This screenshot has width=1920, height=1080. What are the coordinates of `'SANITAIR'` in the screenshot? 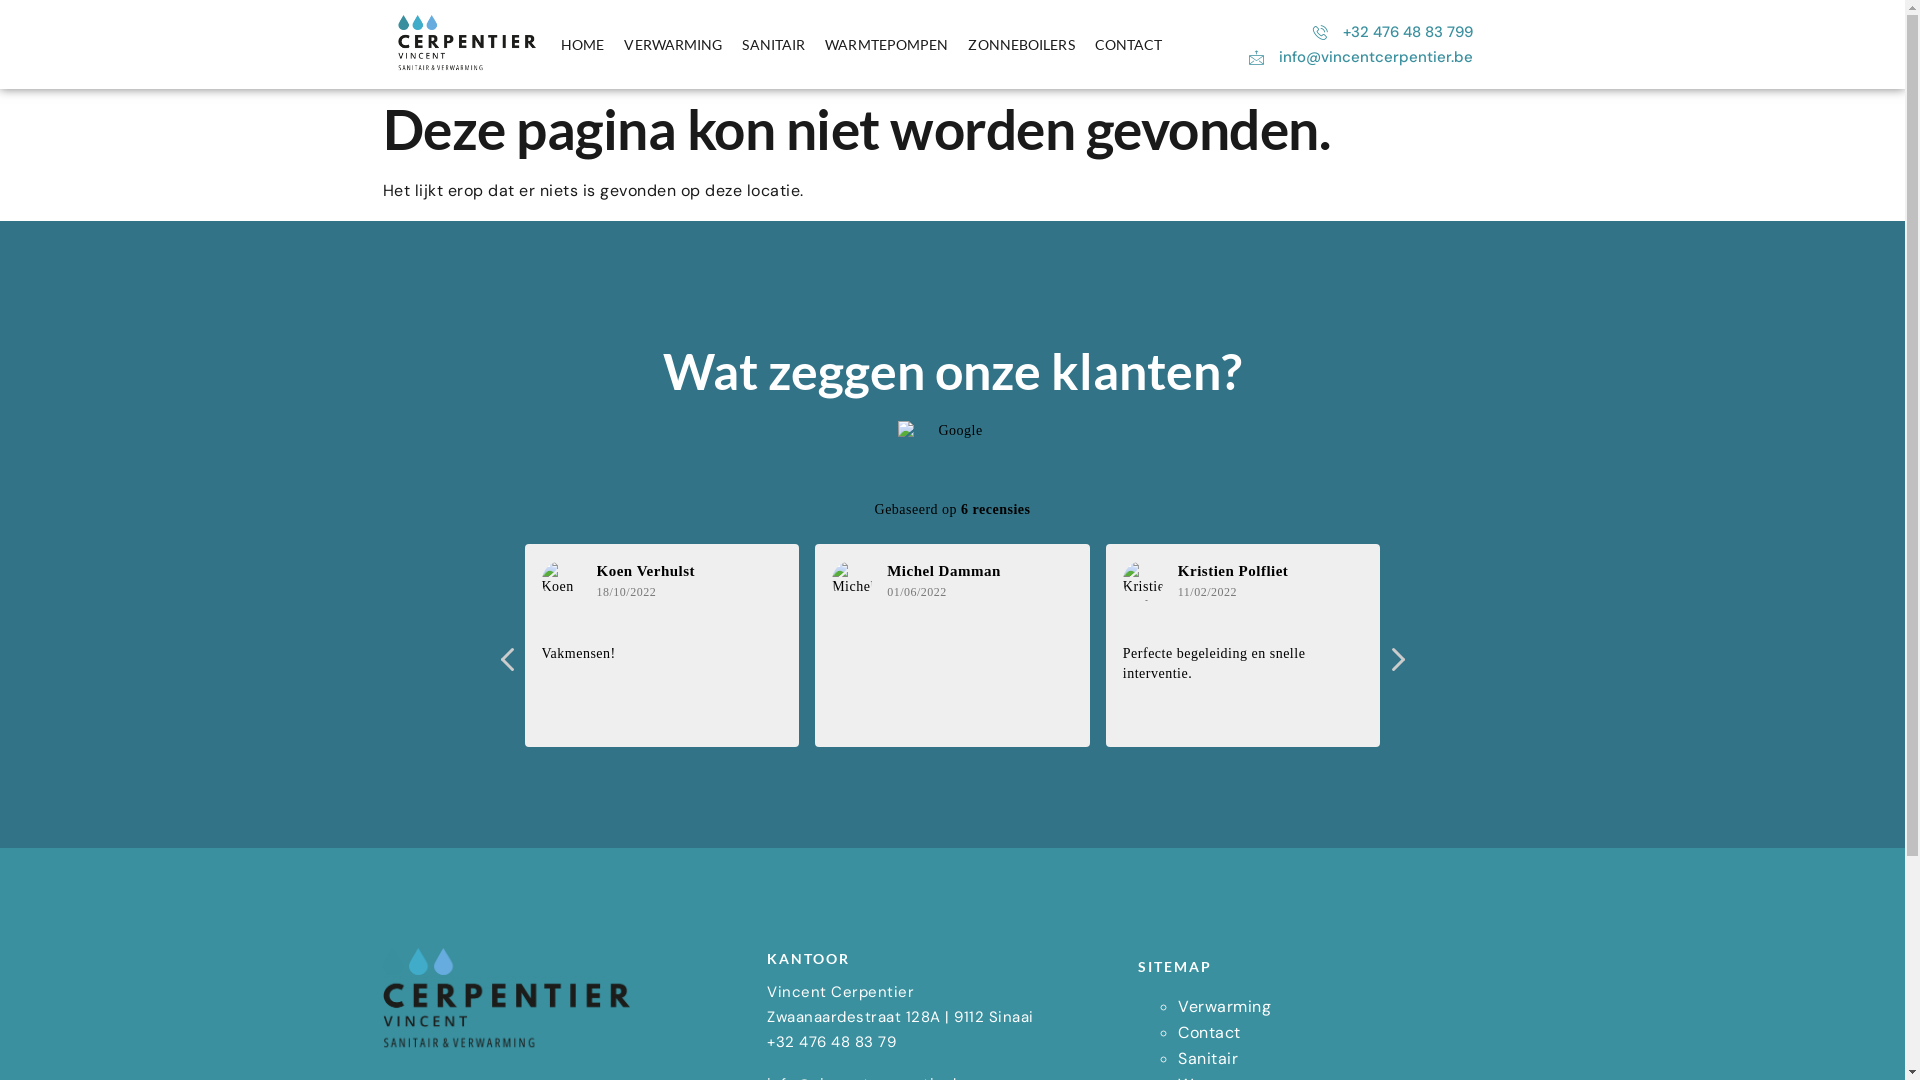 It's located at (772, 45).